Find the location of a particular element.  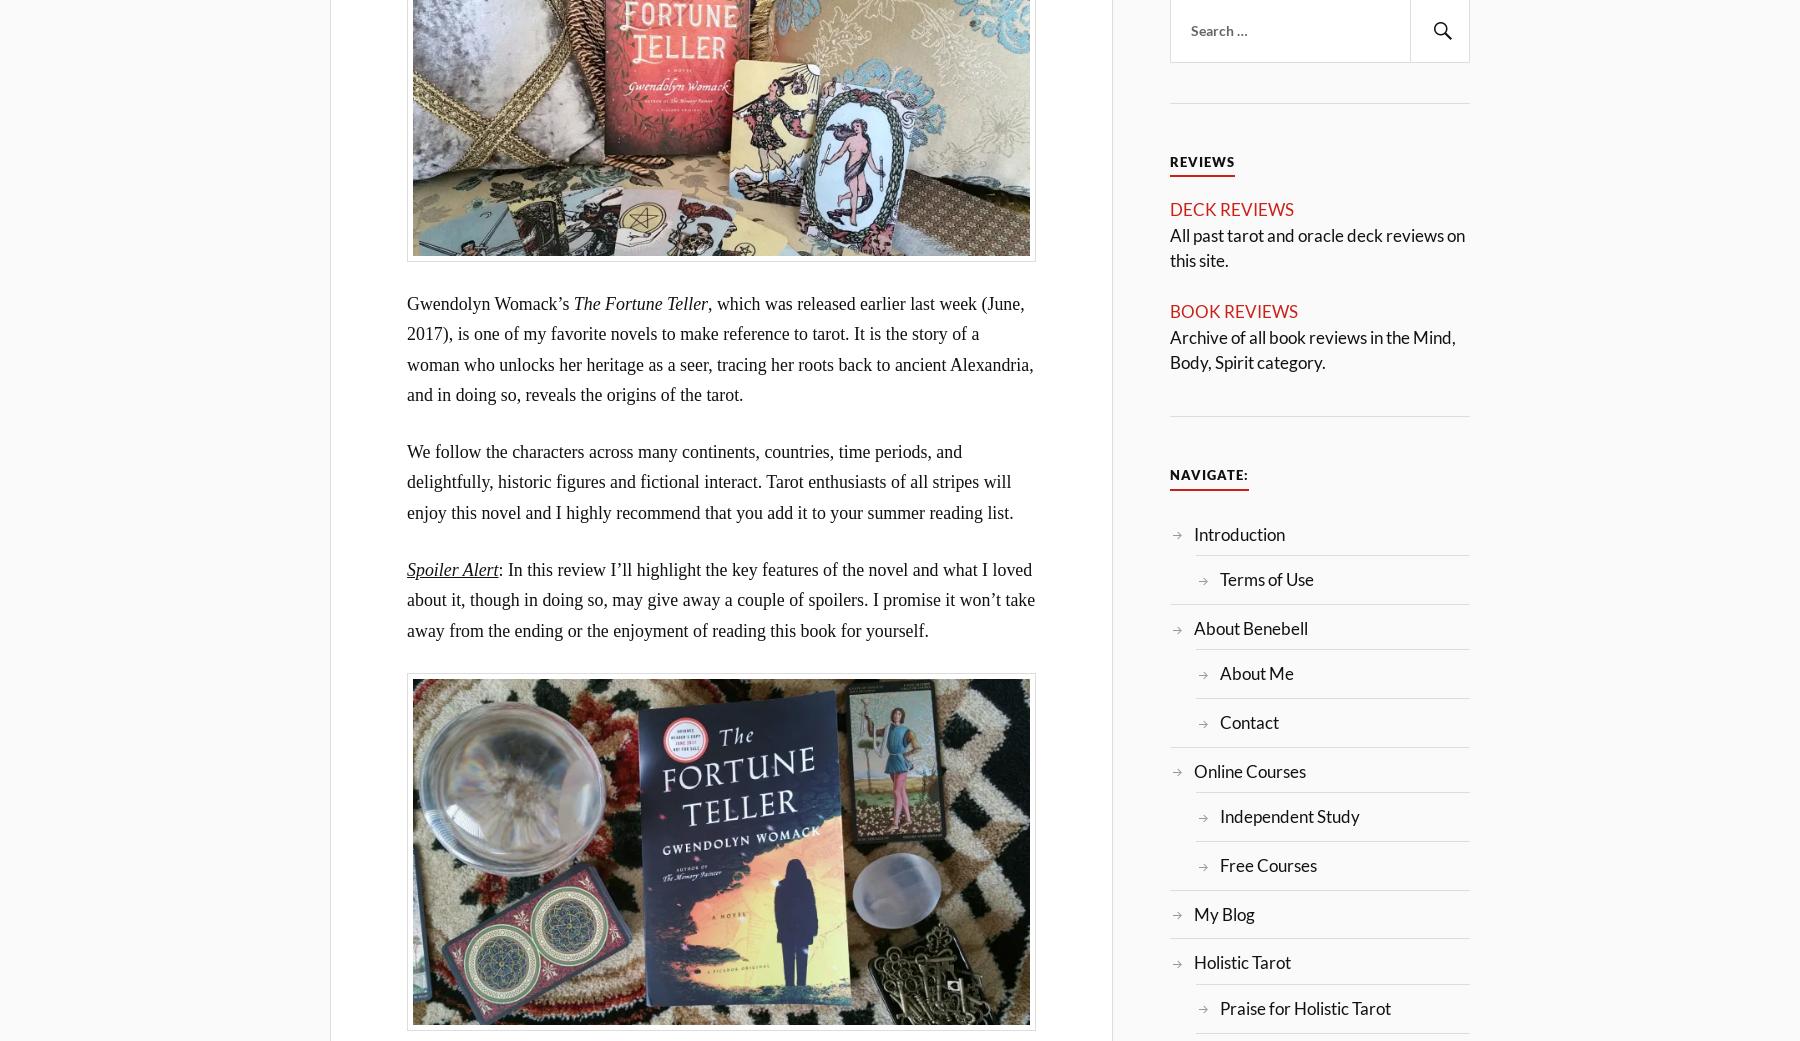

'DECK REVIEWS' is located at coordinates (1230, 208).